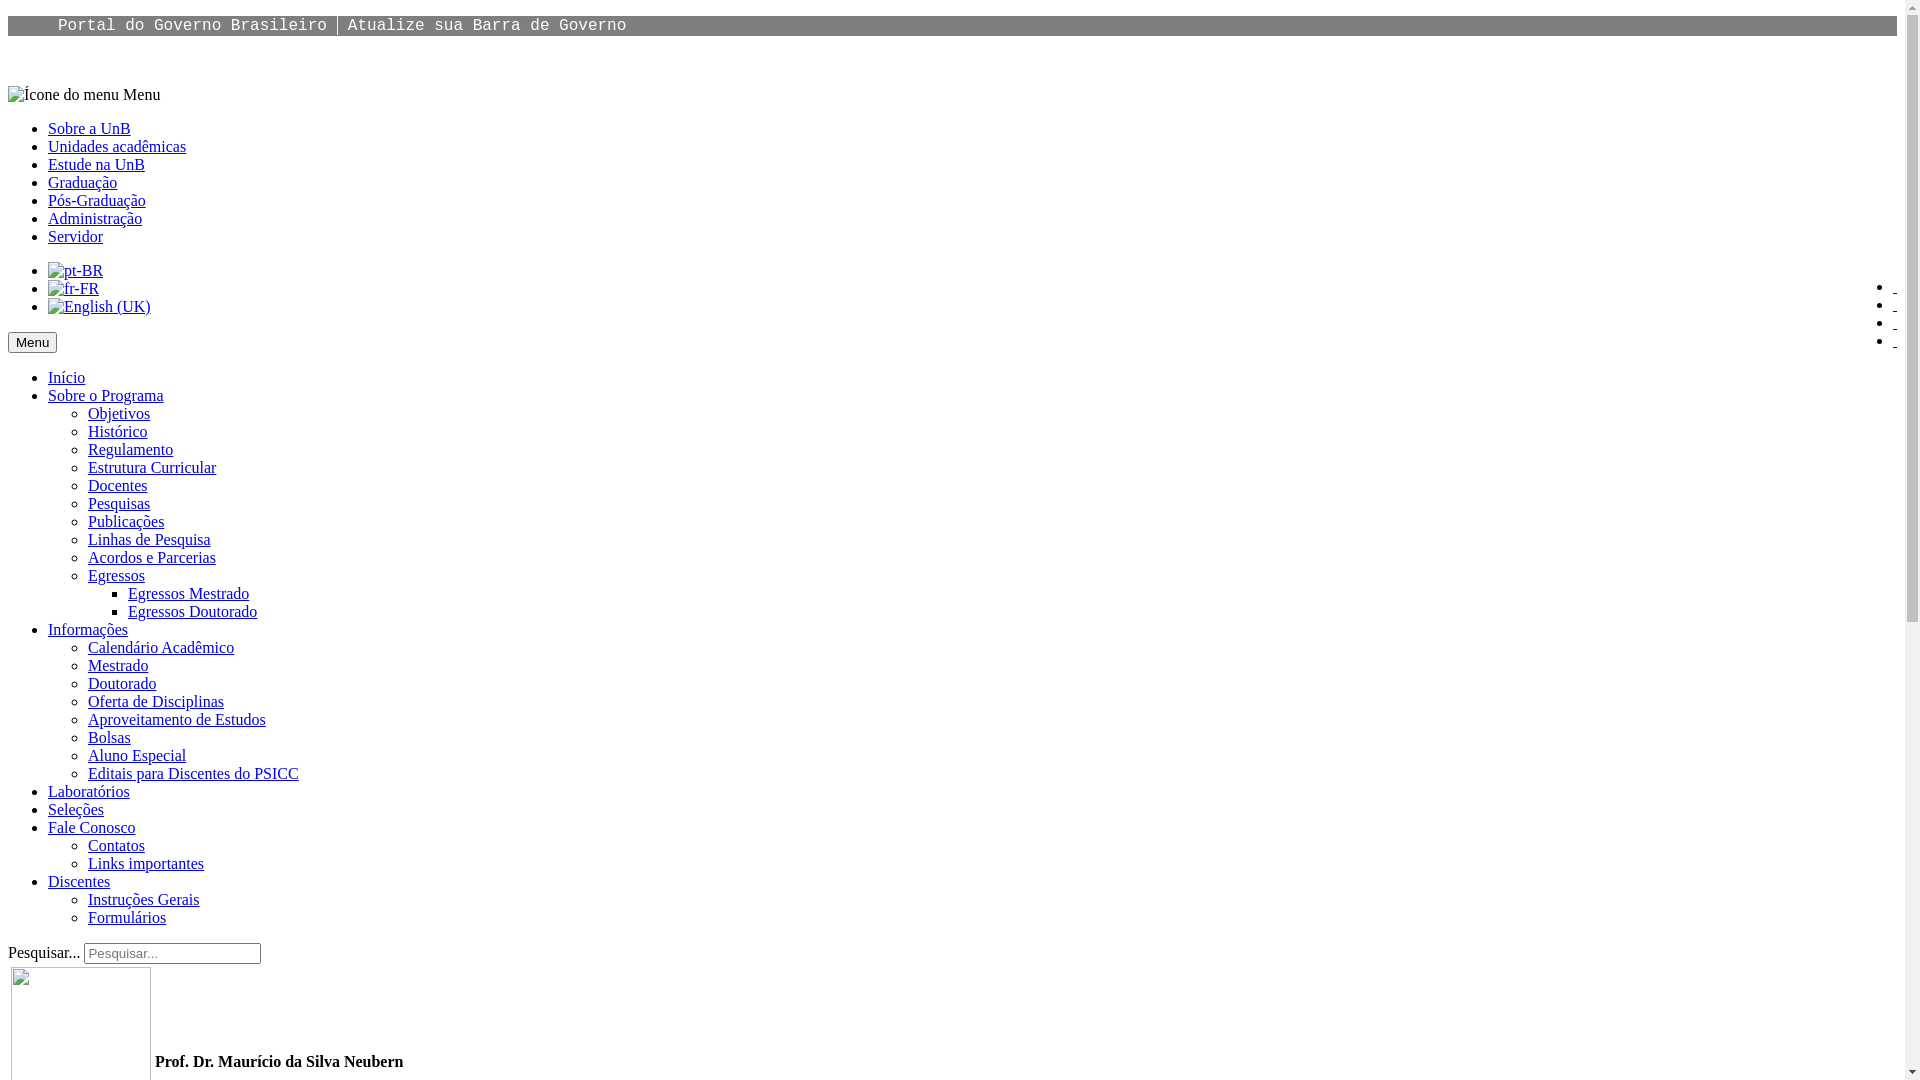 The width and height of the screenshot is (1920, 1080). What do you see at coordinates (48, 880) in the screenshot?
I see `'Discentes'` at bounding box center [48, 880].